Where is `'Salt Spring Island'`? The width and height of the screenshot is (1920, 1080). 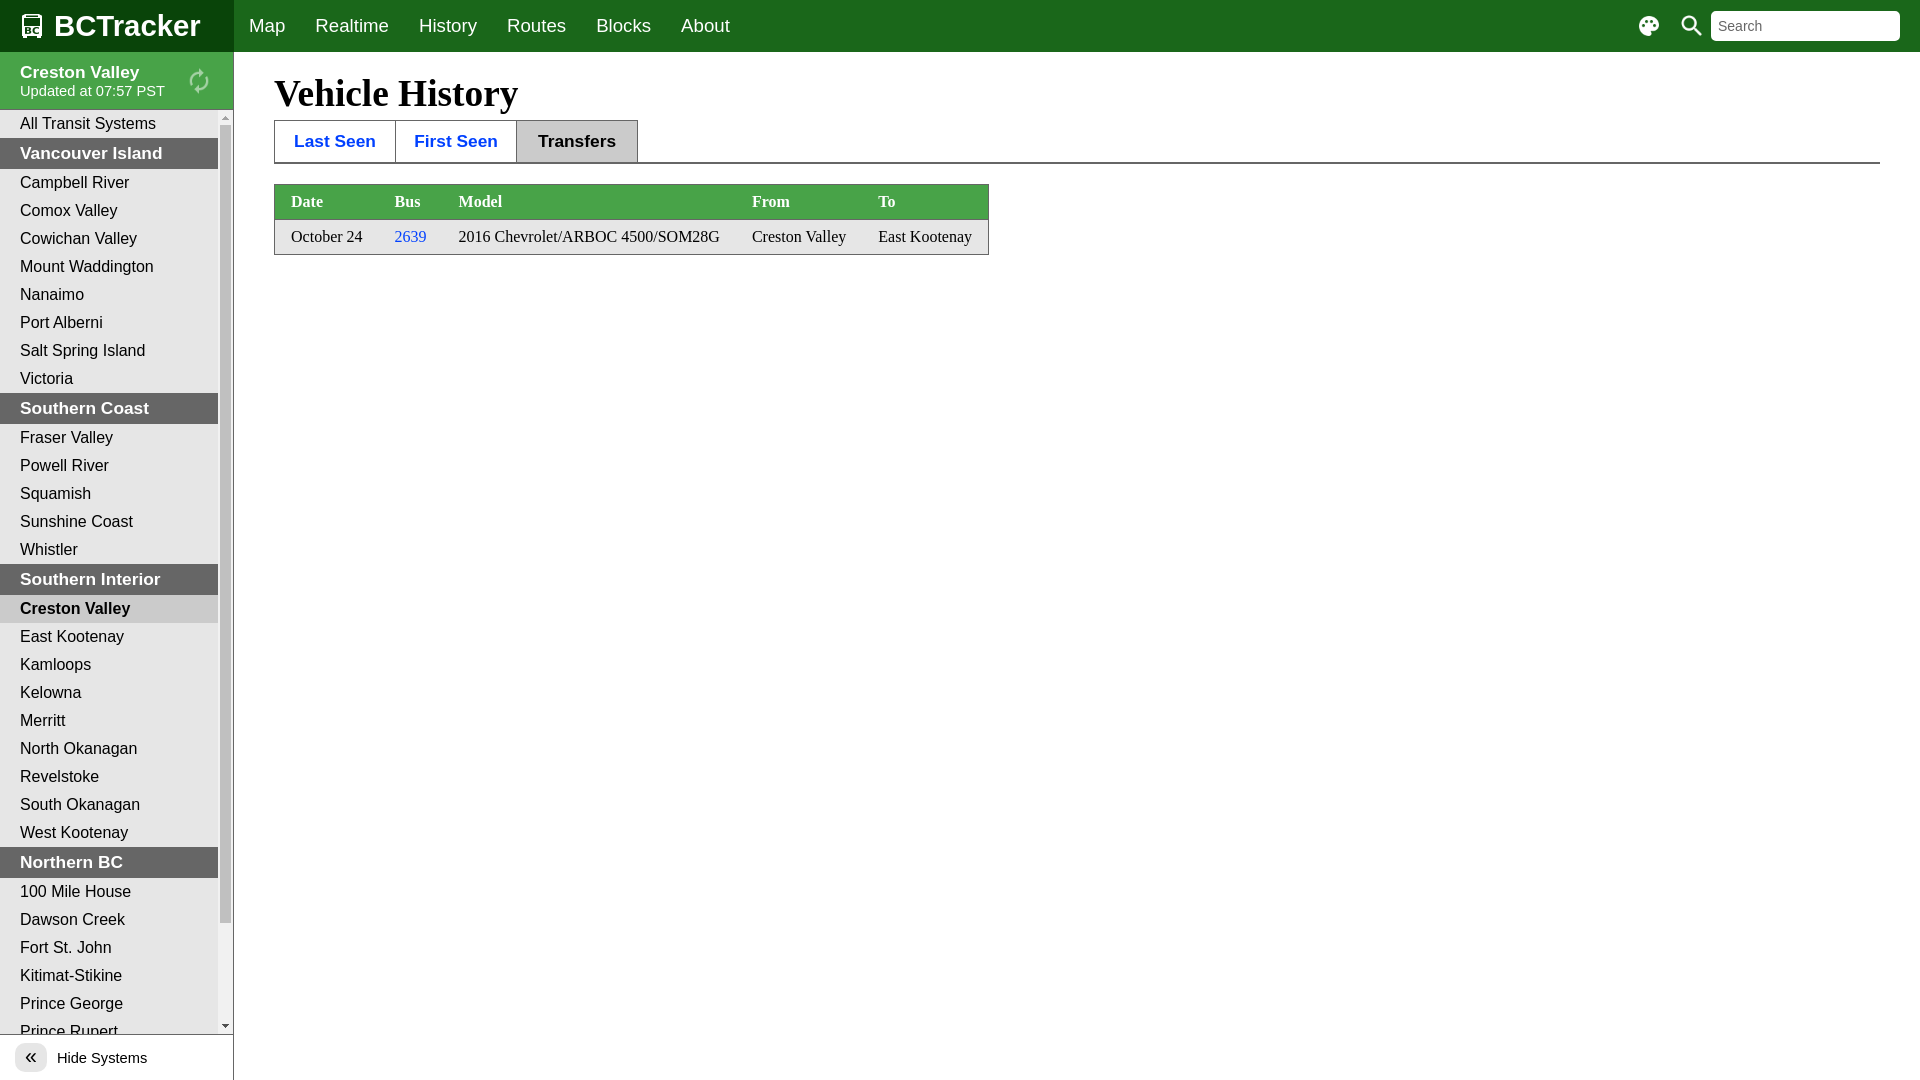
'Salt Spring Island' is located at coordinates (0, 350).